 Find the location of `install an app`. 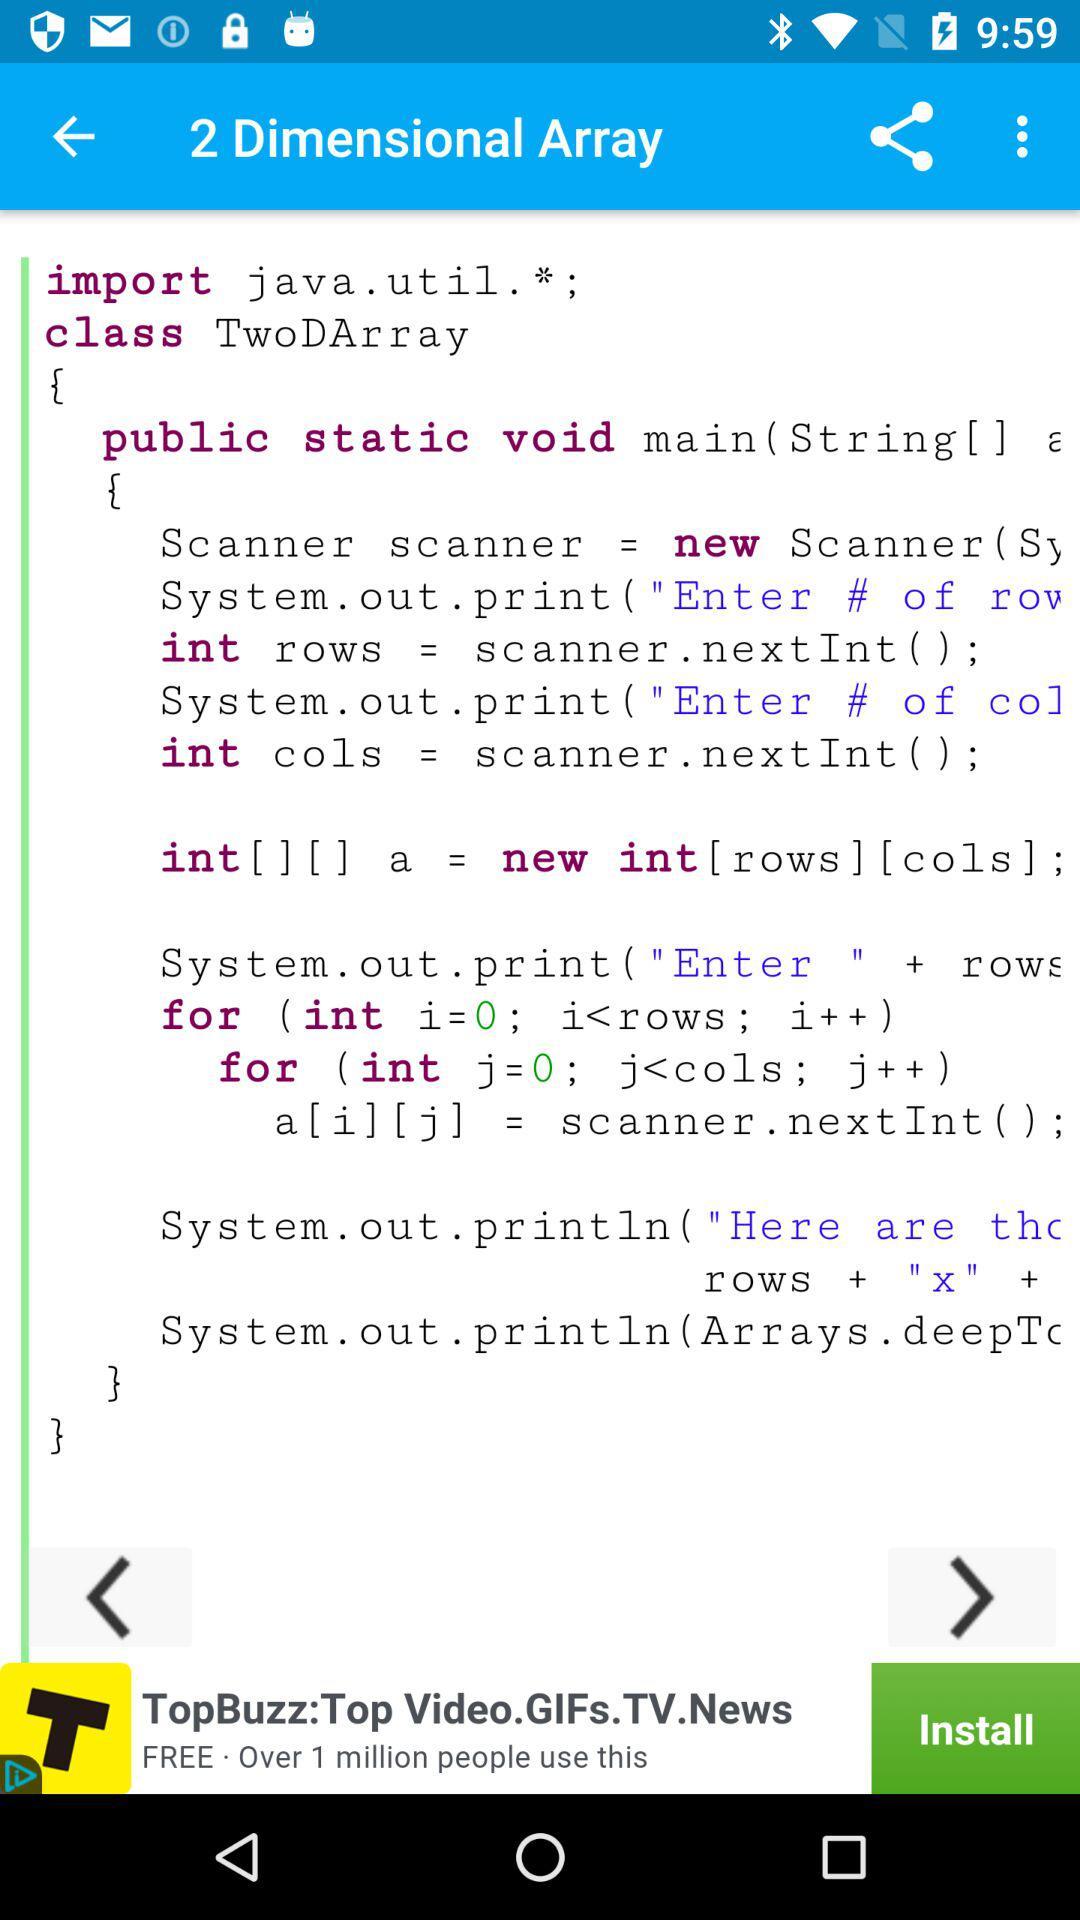

install an app is located at coordinates (540, 1727).